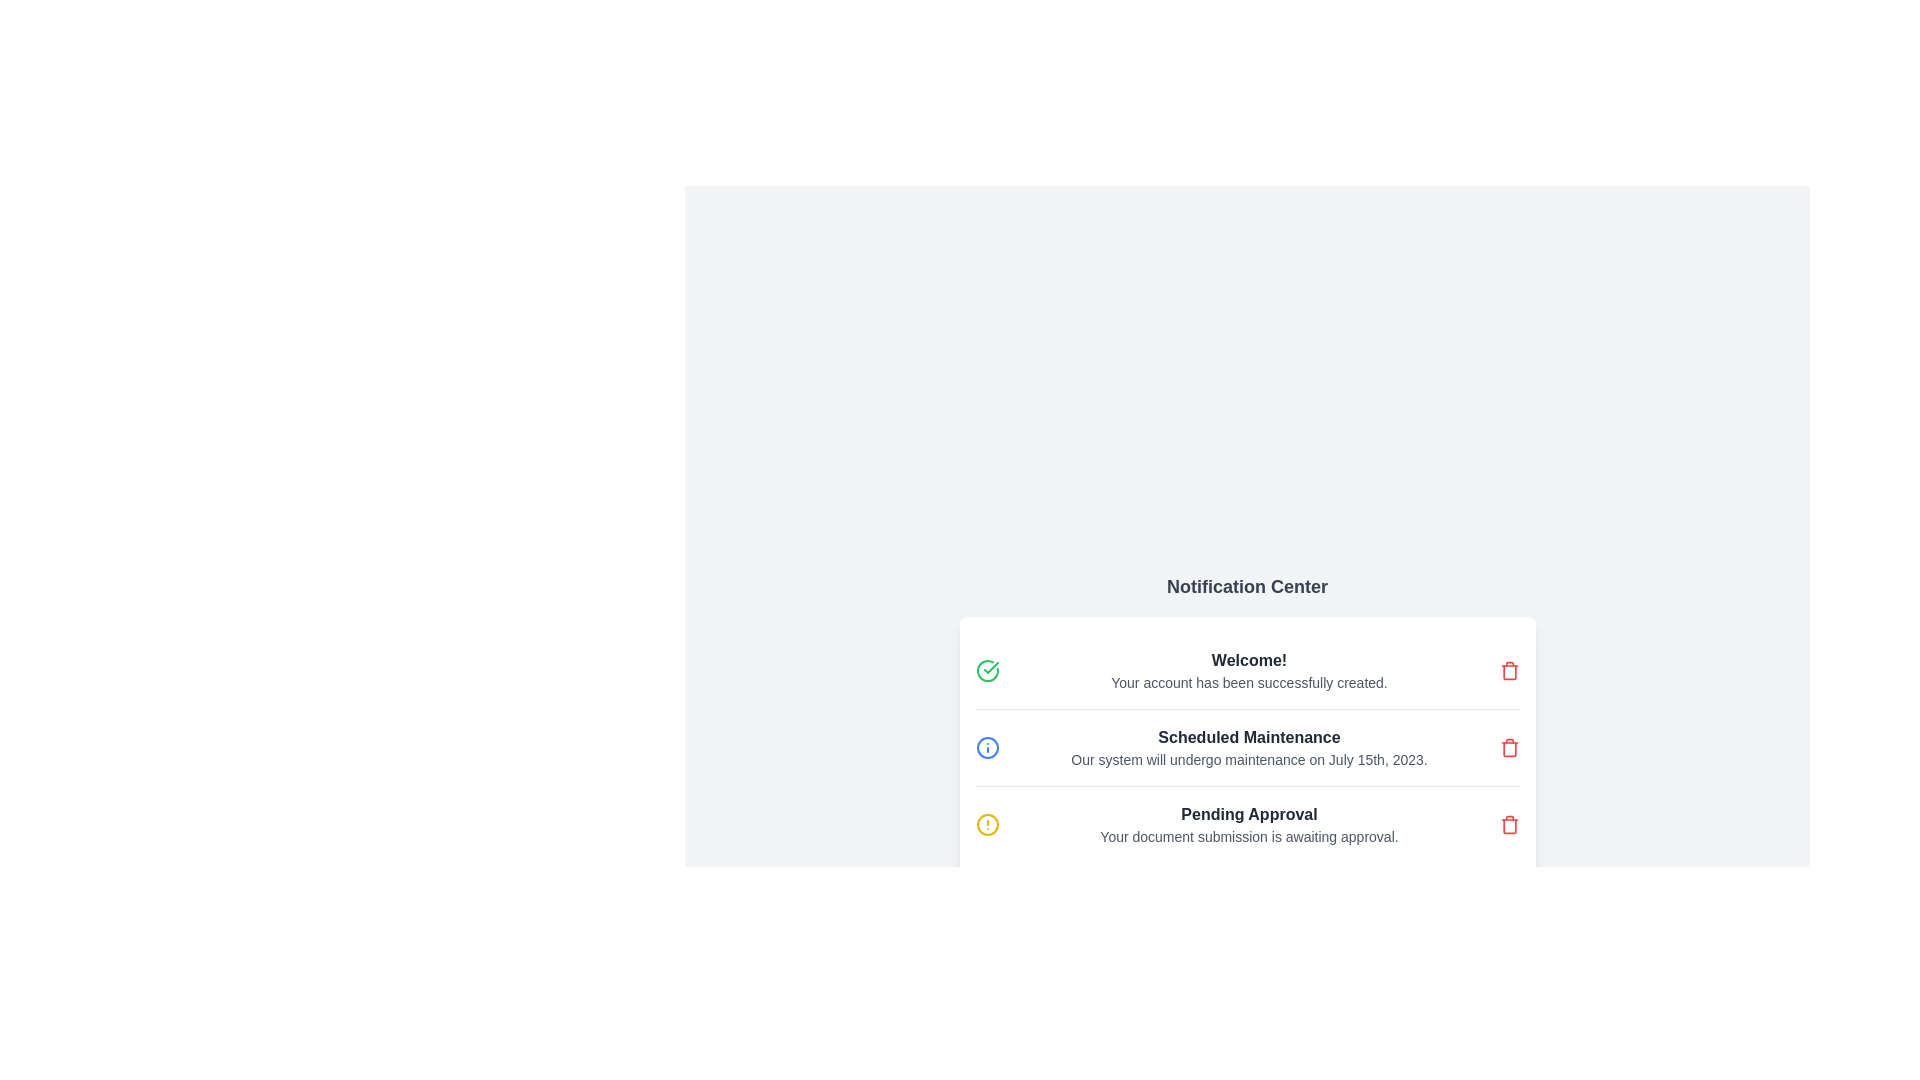 This screenshot has height=1080, width=1920. I want to click on text of the second Informational Notification Item, which contains 'Scheduled Maintenance' and details about the maintenance on July 15th, 2023, so click(1246, 748).